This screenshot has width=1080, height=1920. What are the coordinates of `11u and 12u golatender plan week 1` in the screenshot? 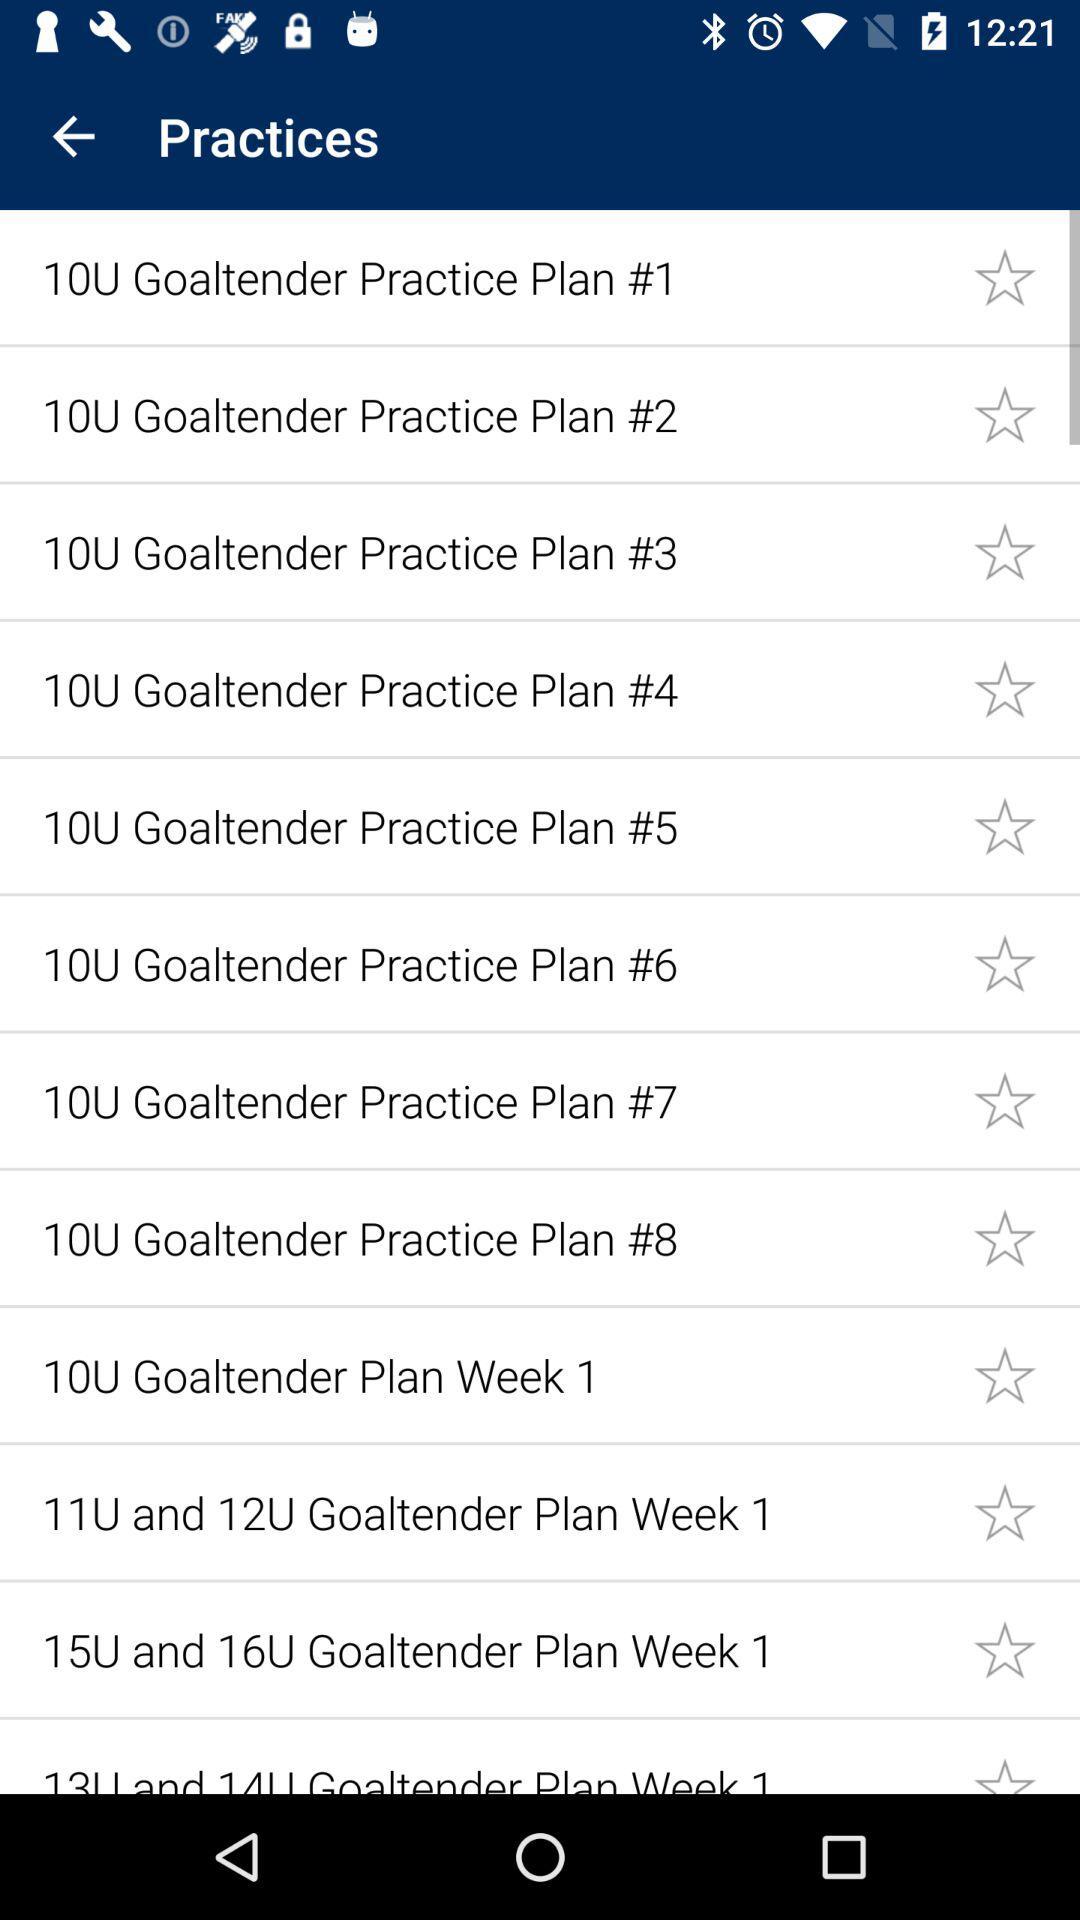 It's located at (1026, 1512).